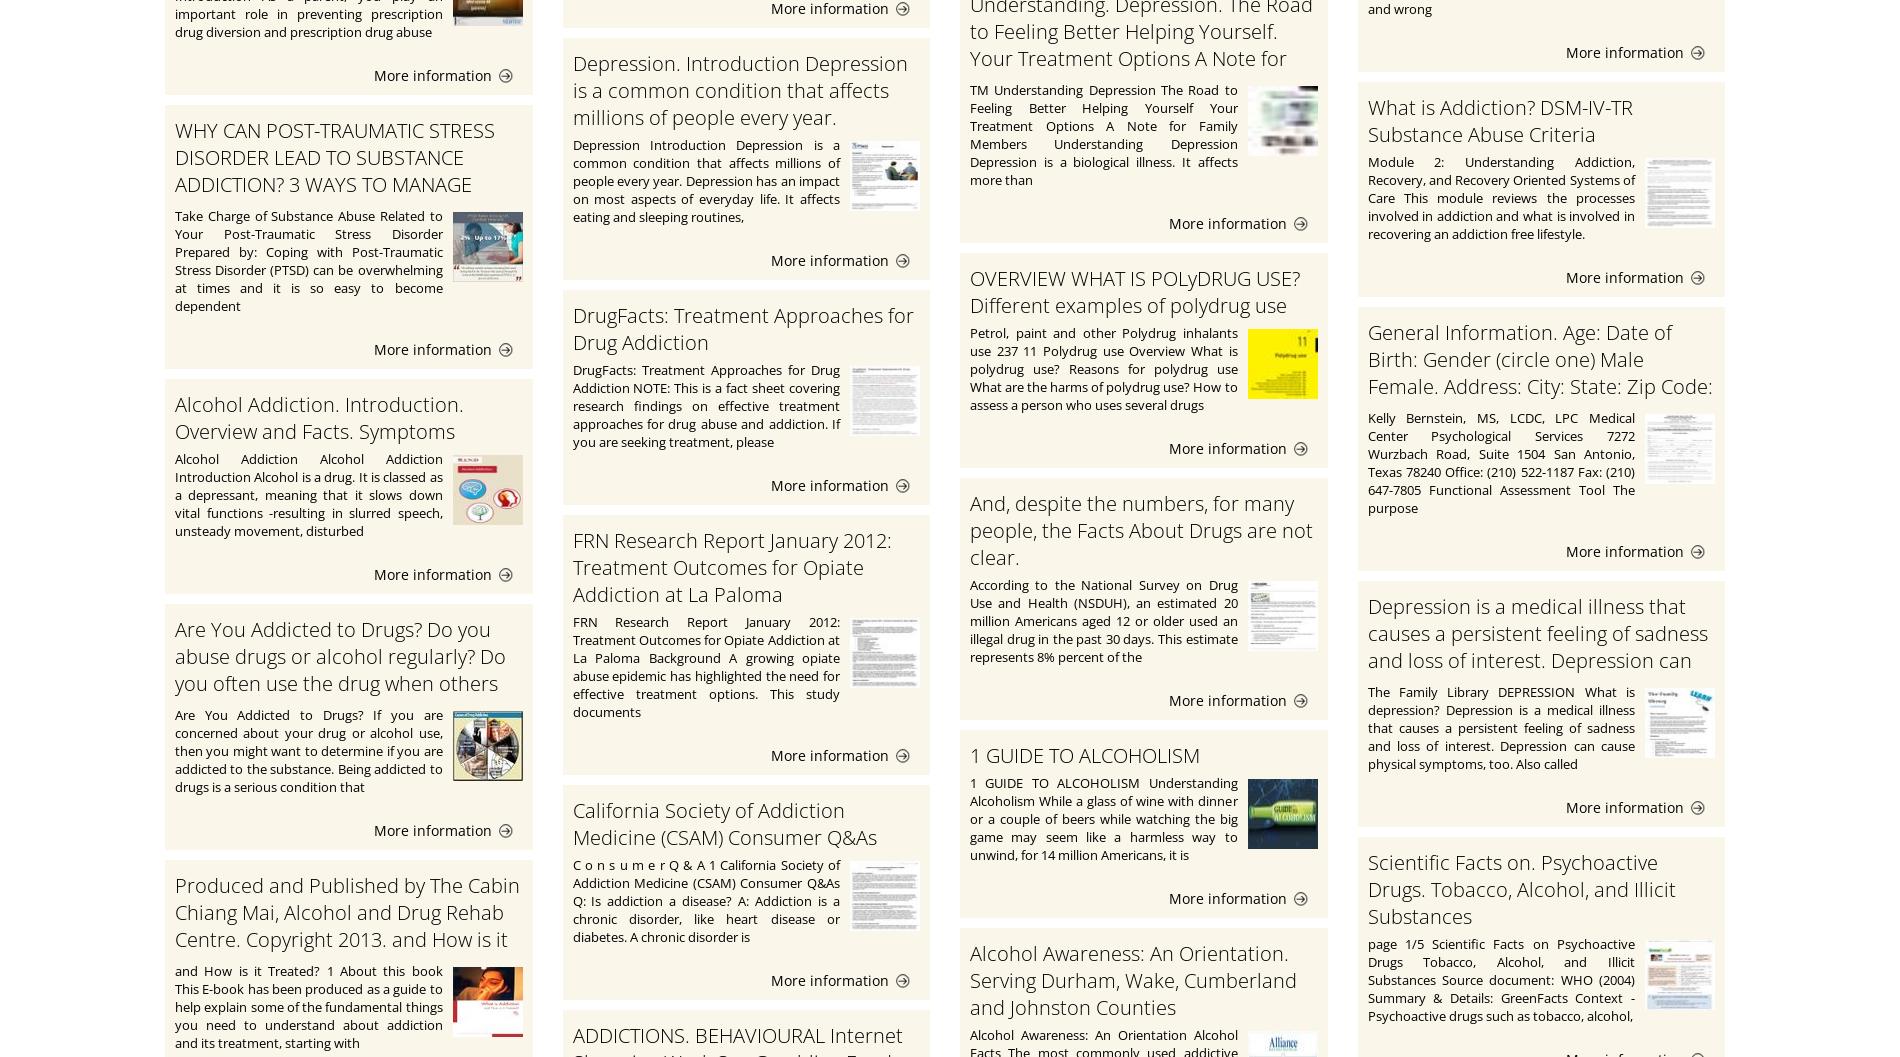 The height and width of the screenshot is (1057, 1900). I want to click on 'FRN Research Report January 2012: Treatment Outcomes for Opiate Addiction at La Paloma Background A growing opiate abuse epidemic has highlighted the need for effective treatment options. This study documents', so click(706, 666).